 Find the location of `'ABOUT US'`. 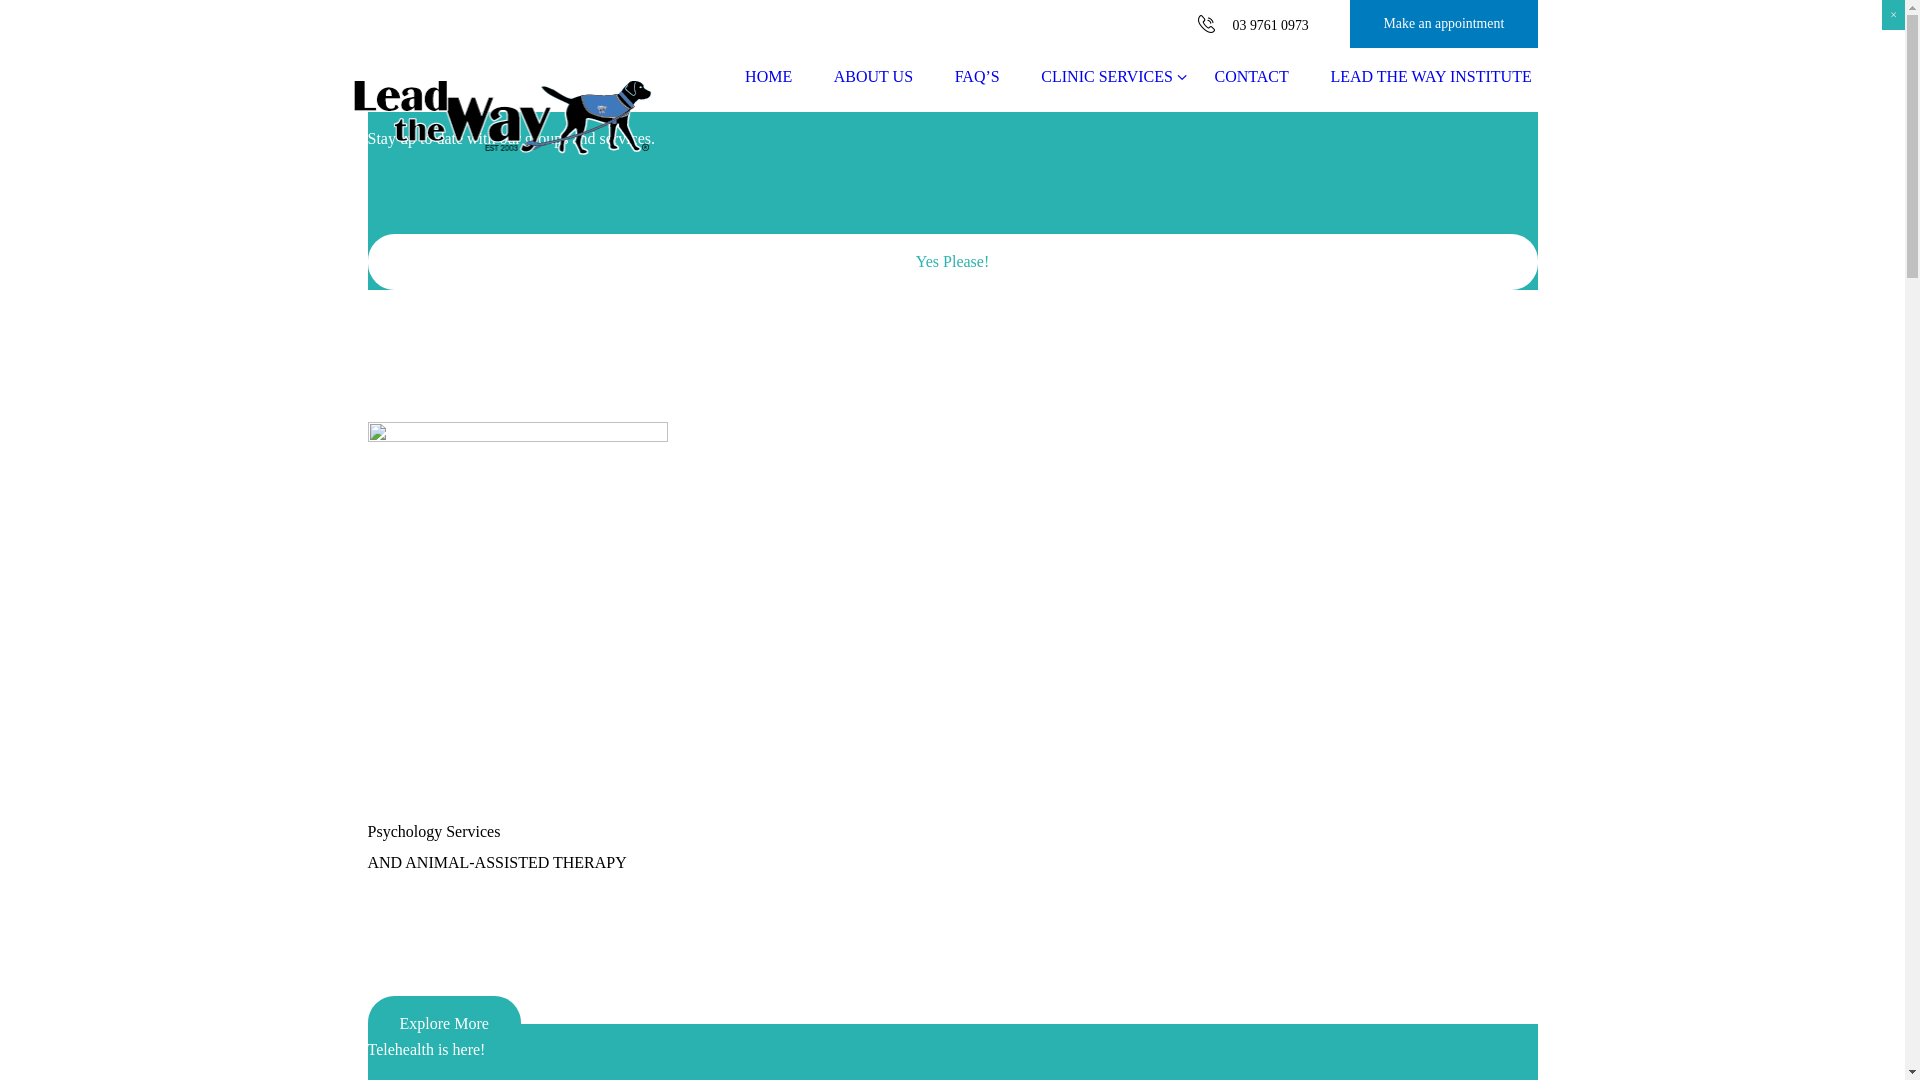

'ABOUT US' is located at coordinates (873, 76).